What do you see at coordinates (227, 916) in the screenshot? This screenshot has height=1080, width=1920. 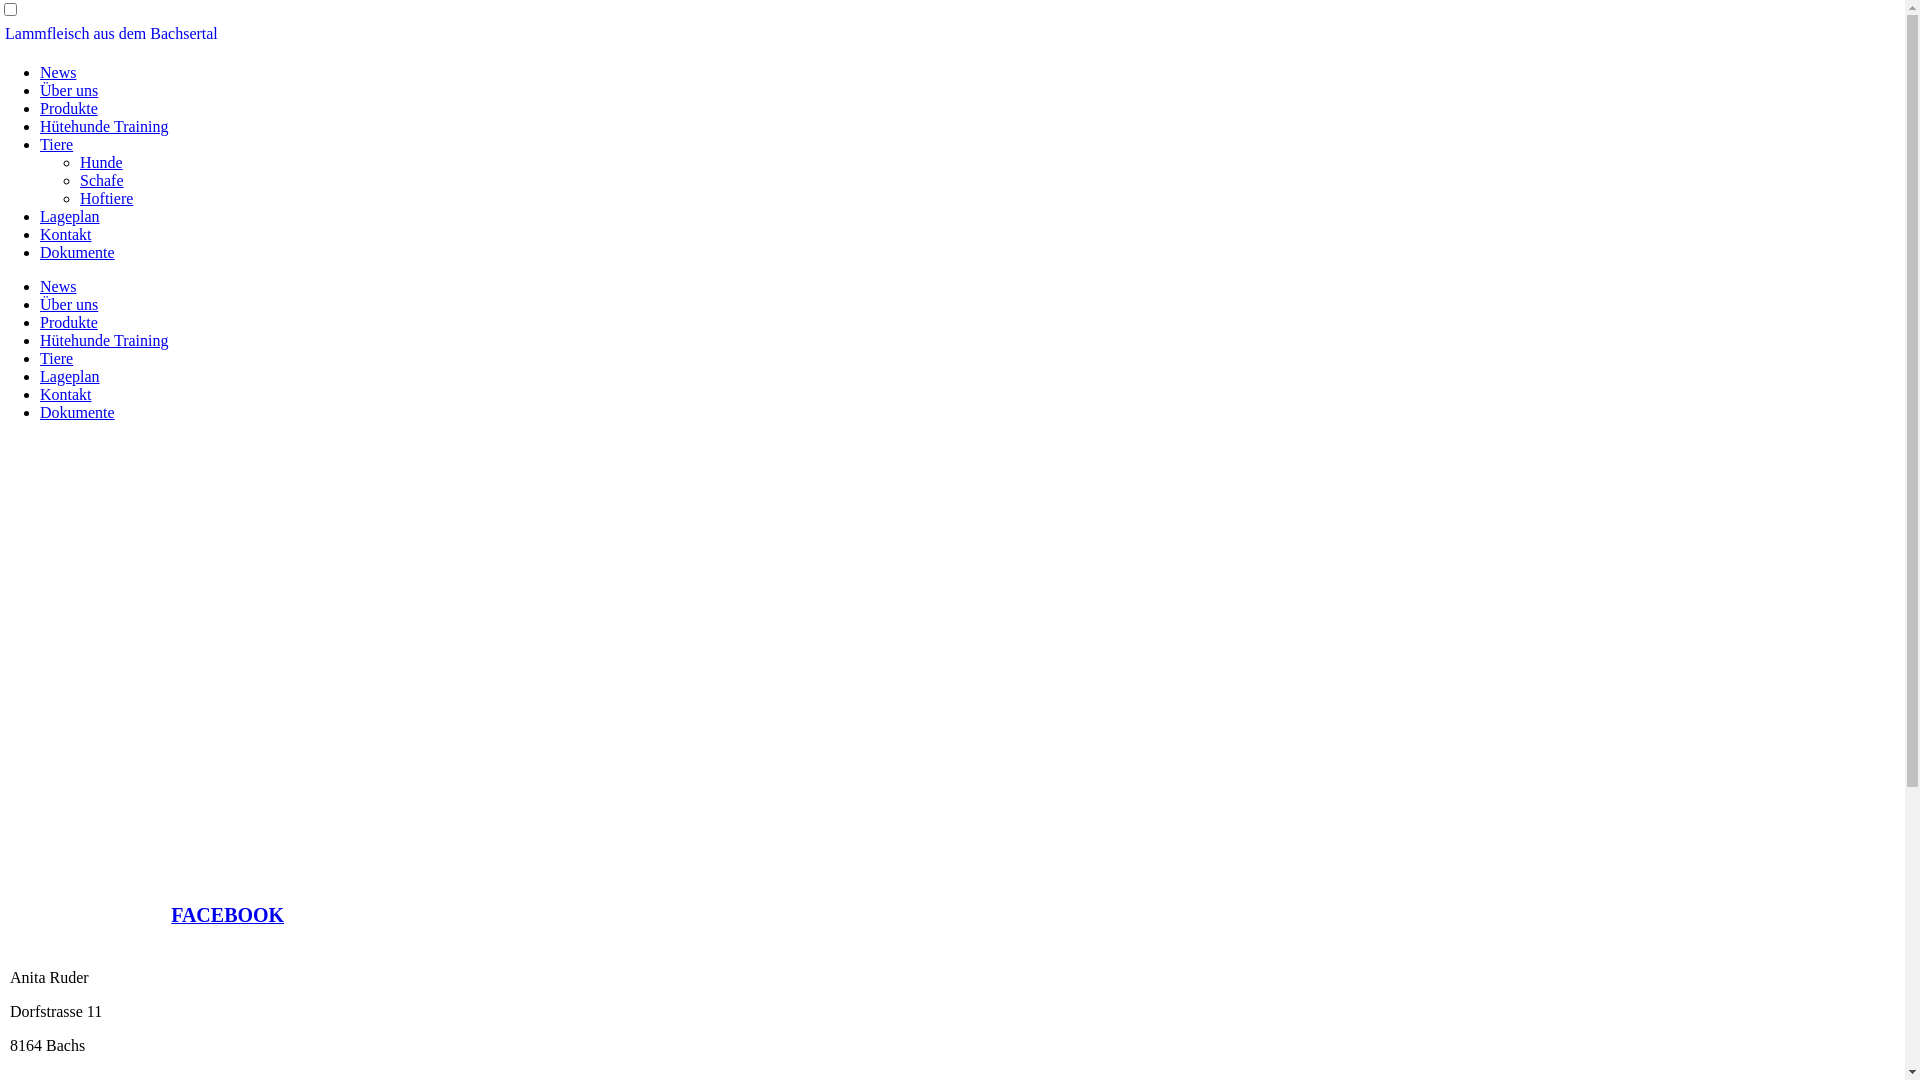 I see `'FACEBOOK'` at bounding box center [227, 916].